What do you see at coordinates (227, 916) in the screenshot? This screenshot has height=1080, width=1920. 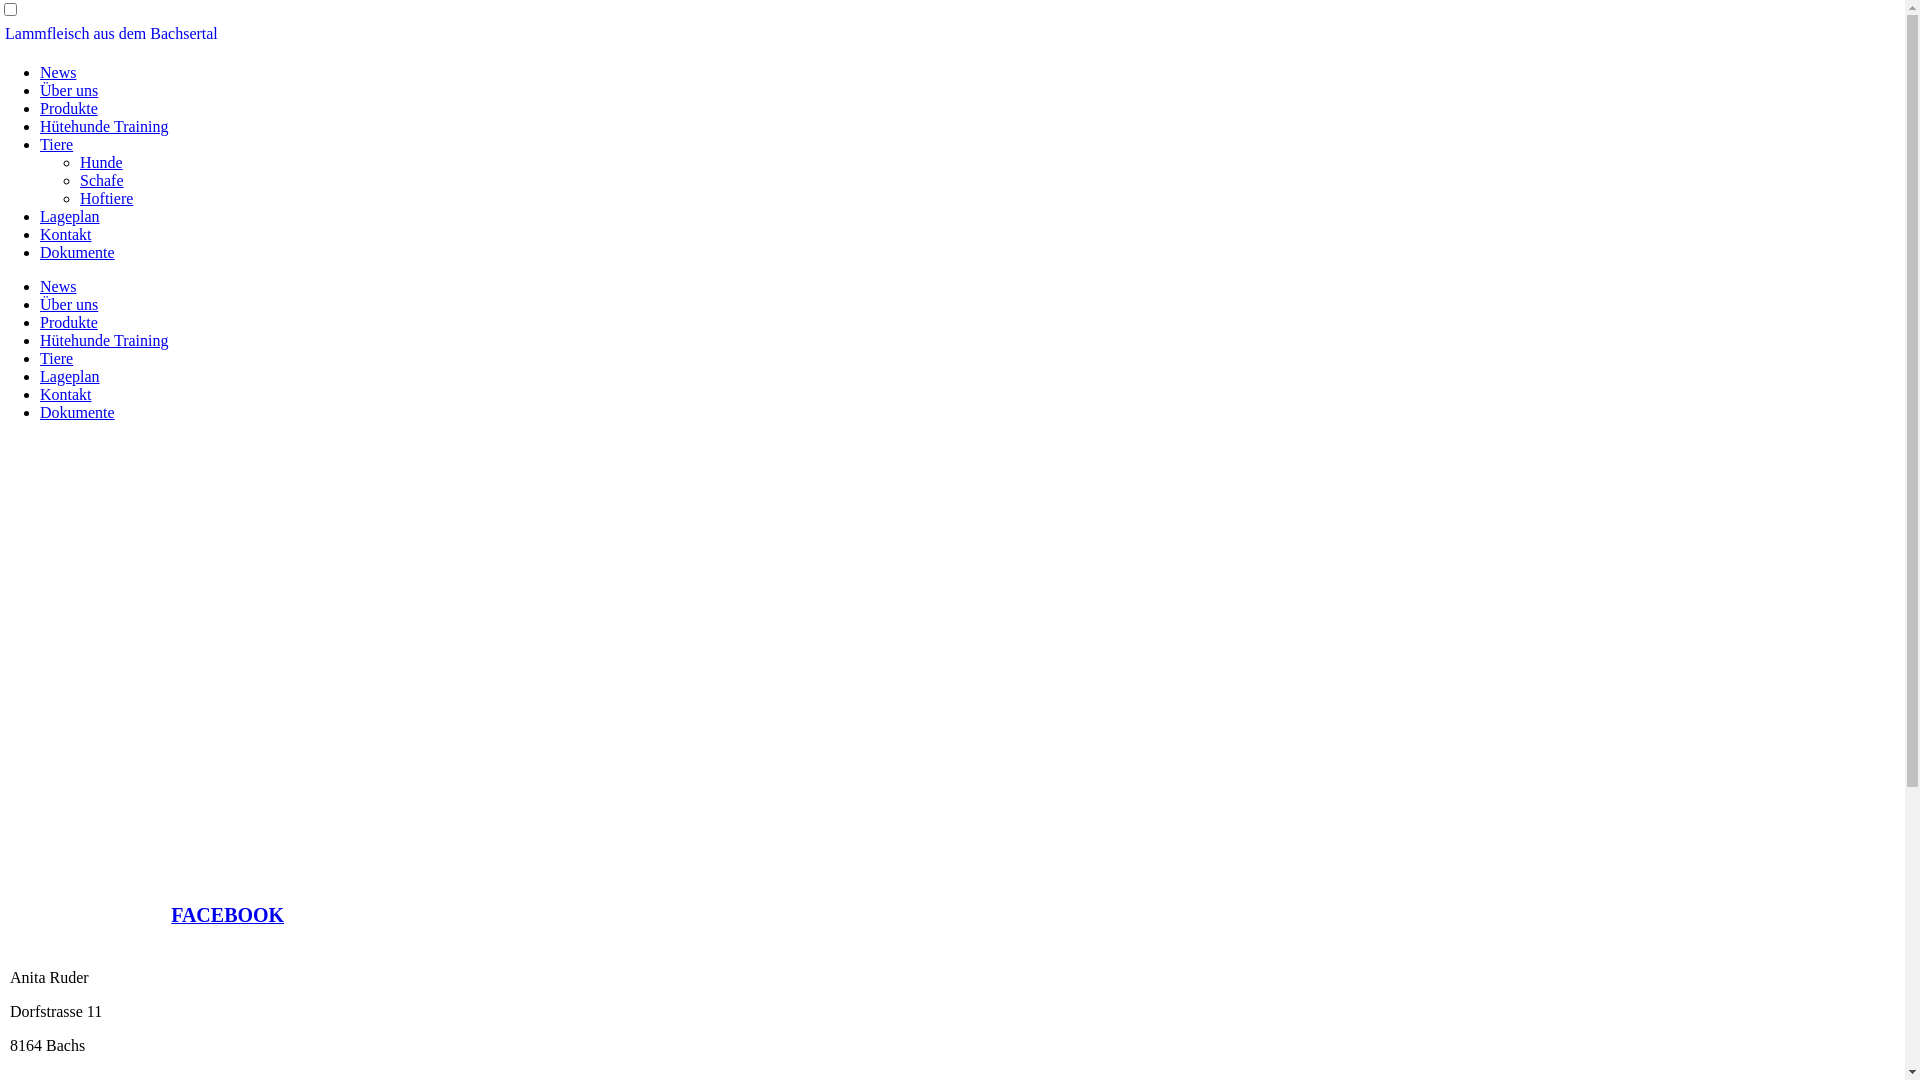 I see `'FACEBOOK'` at bounding box center [227, 916].